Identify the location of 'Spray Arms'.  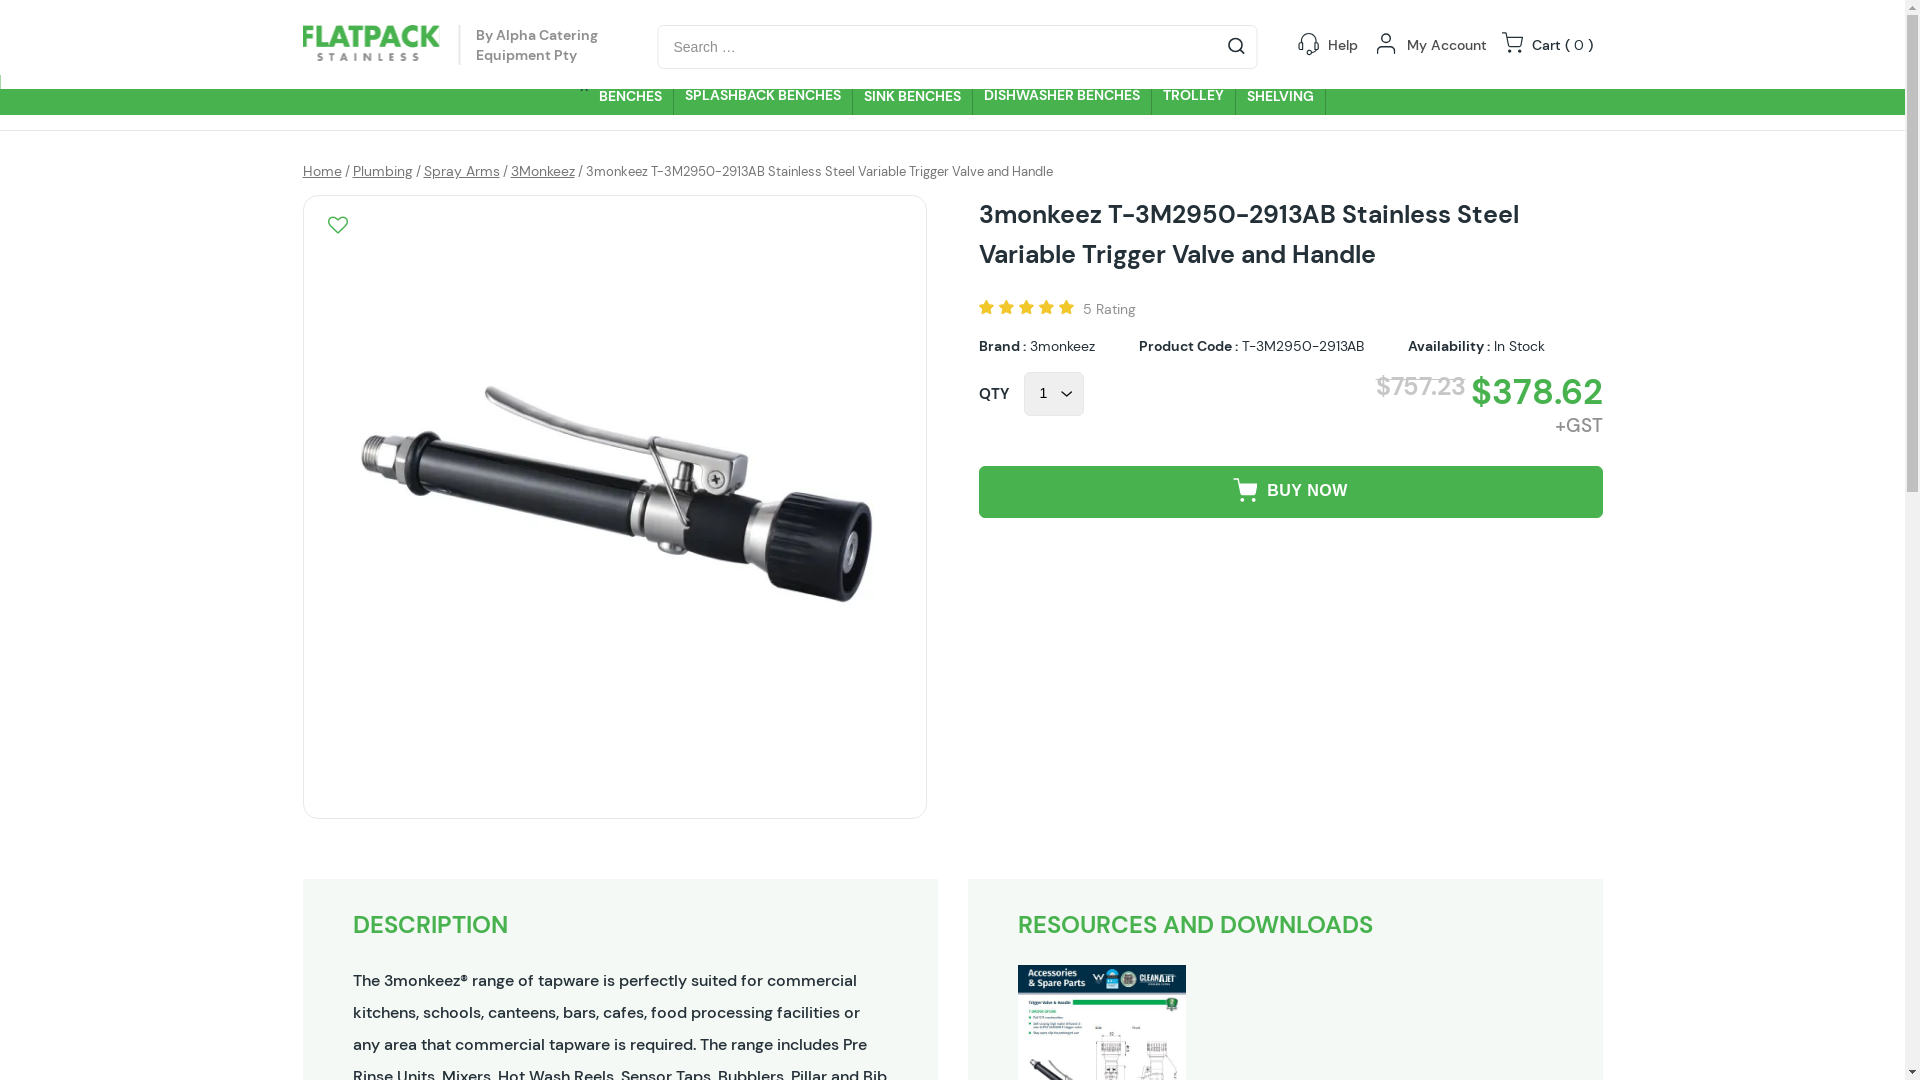
(460, 169).